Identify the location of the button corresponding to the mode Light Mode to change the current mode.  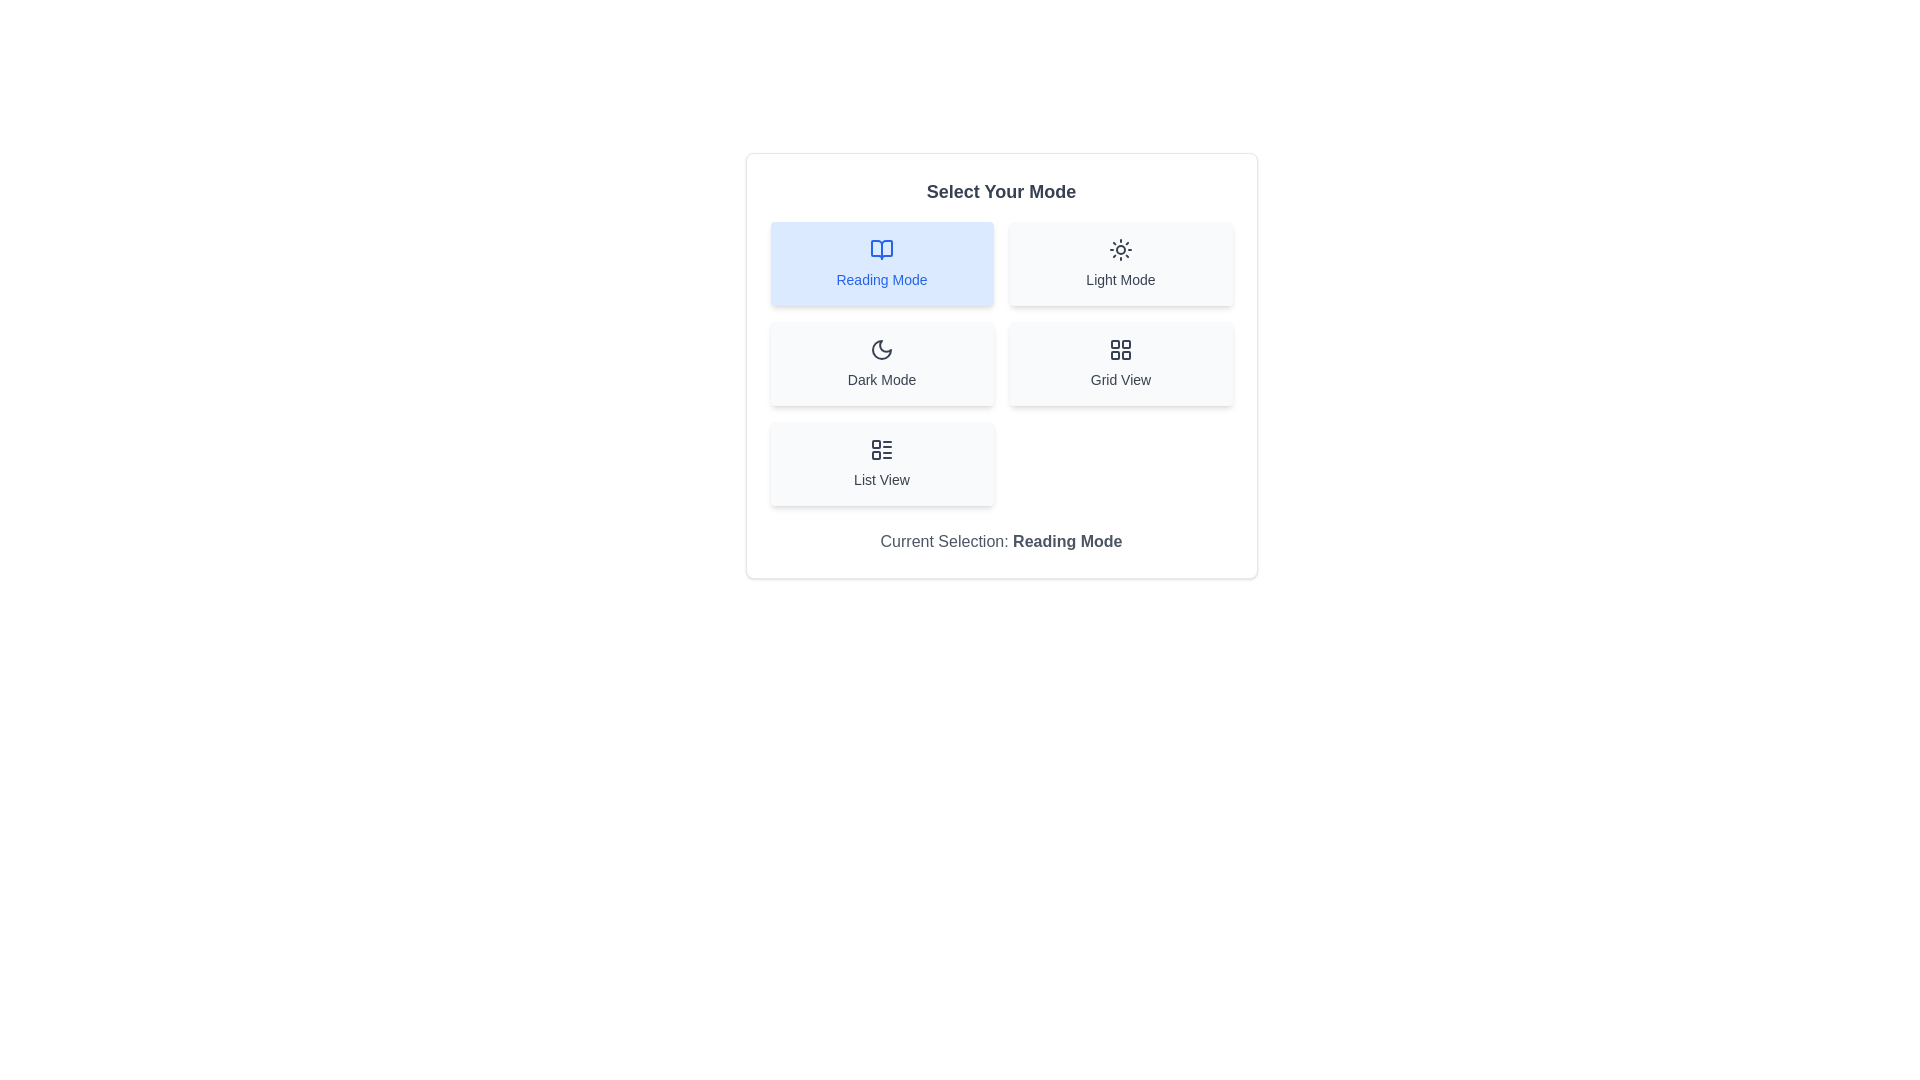
(1121, 262).